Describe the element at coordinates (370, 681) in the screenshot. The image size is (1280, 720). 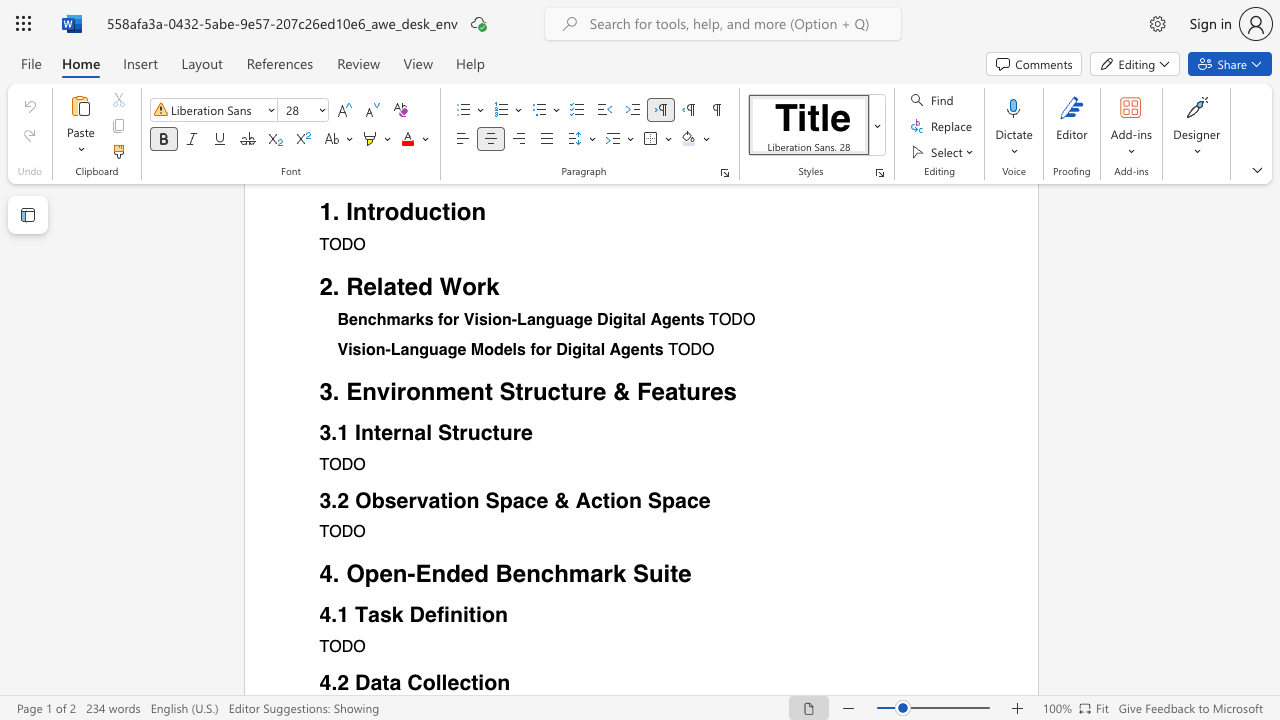
I see `the subset text "ata Co" within the text "Data Collection"` at that location.